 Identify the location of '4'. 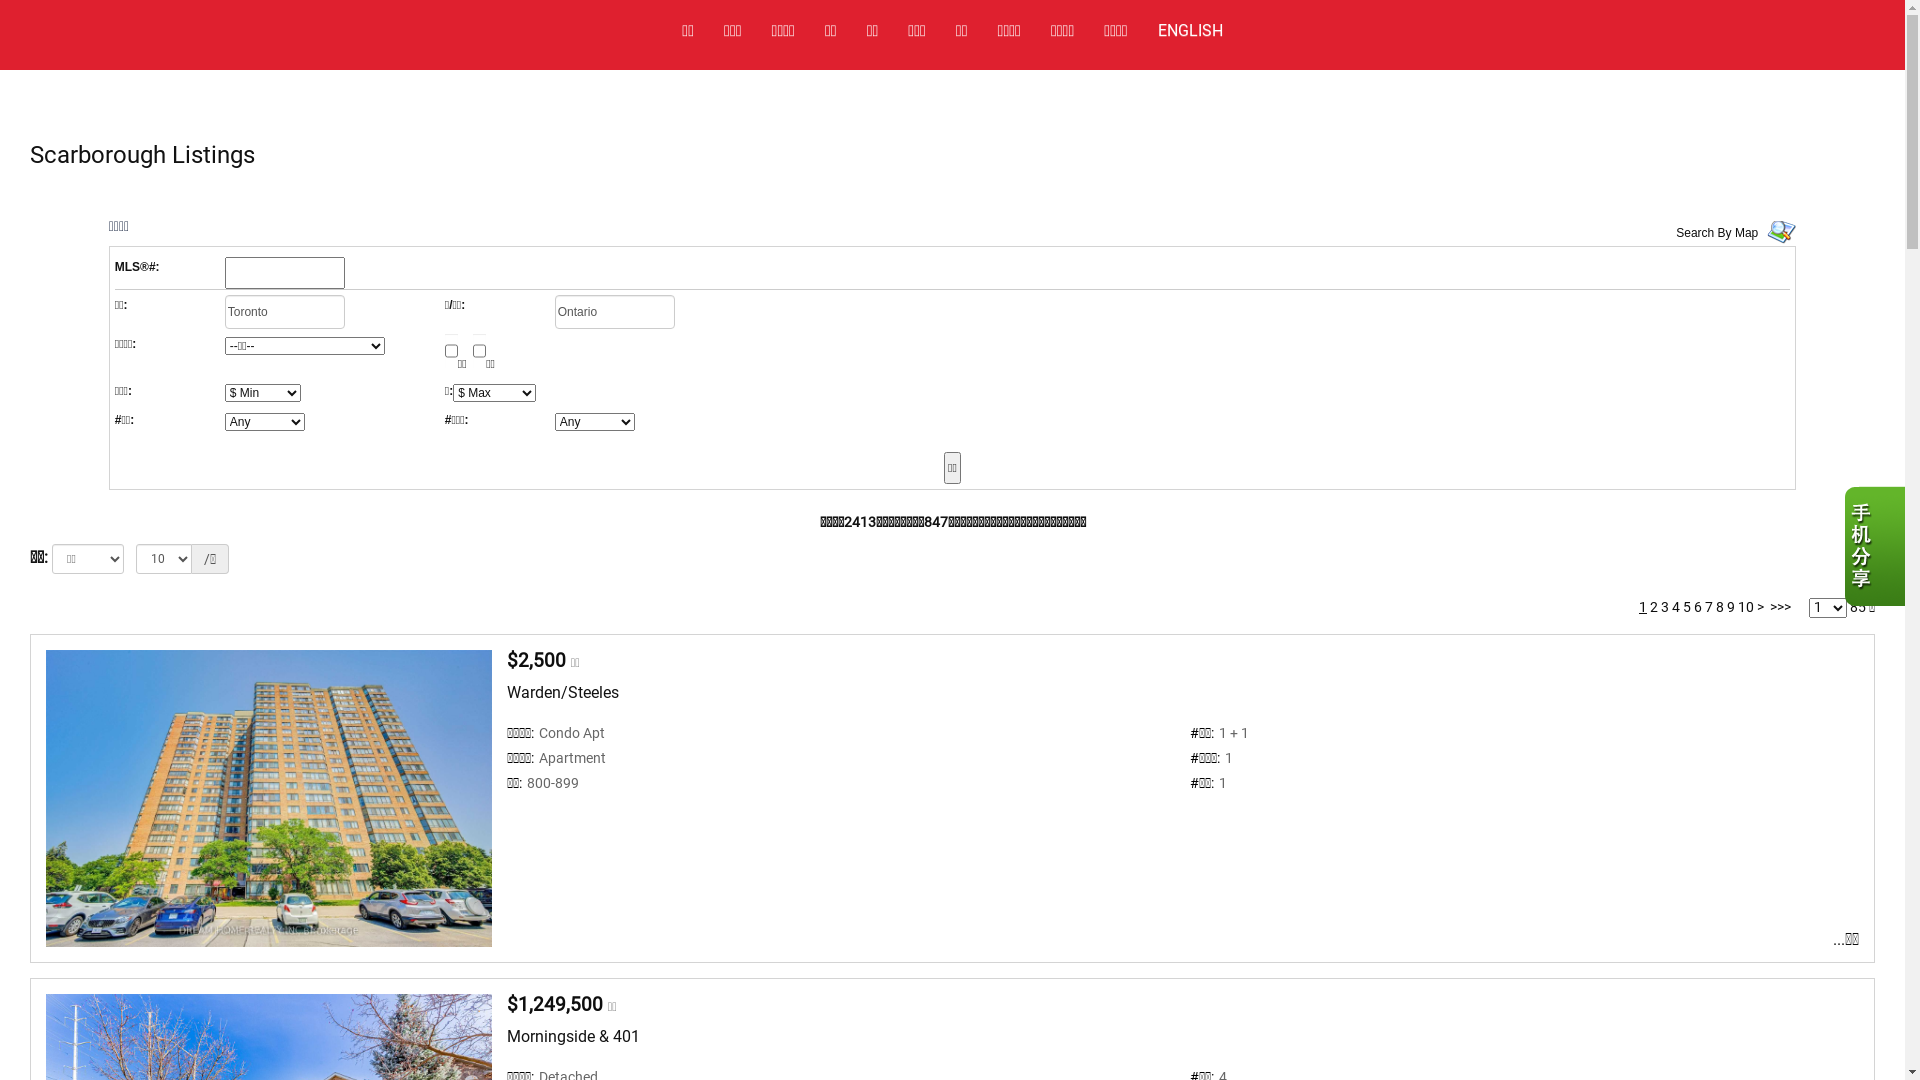
(1675, 605).